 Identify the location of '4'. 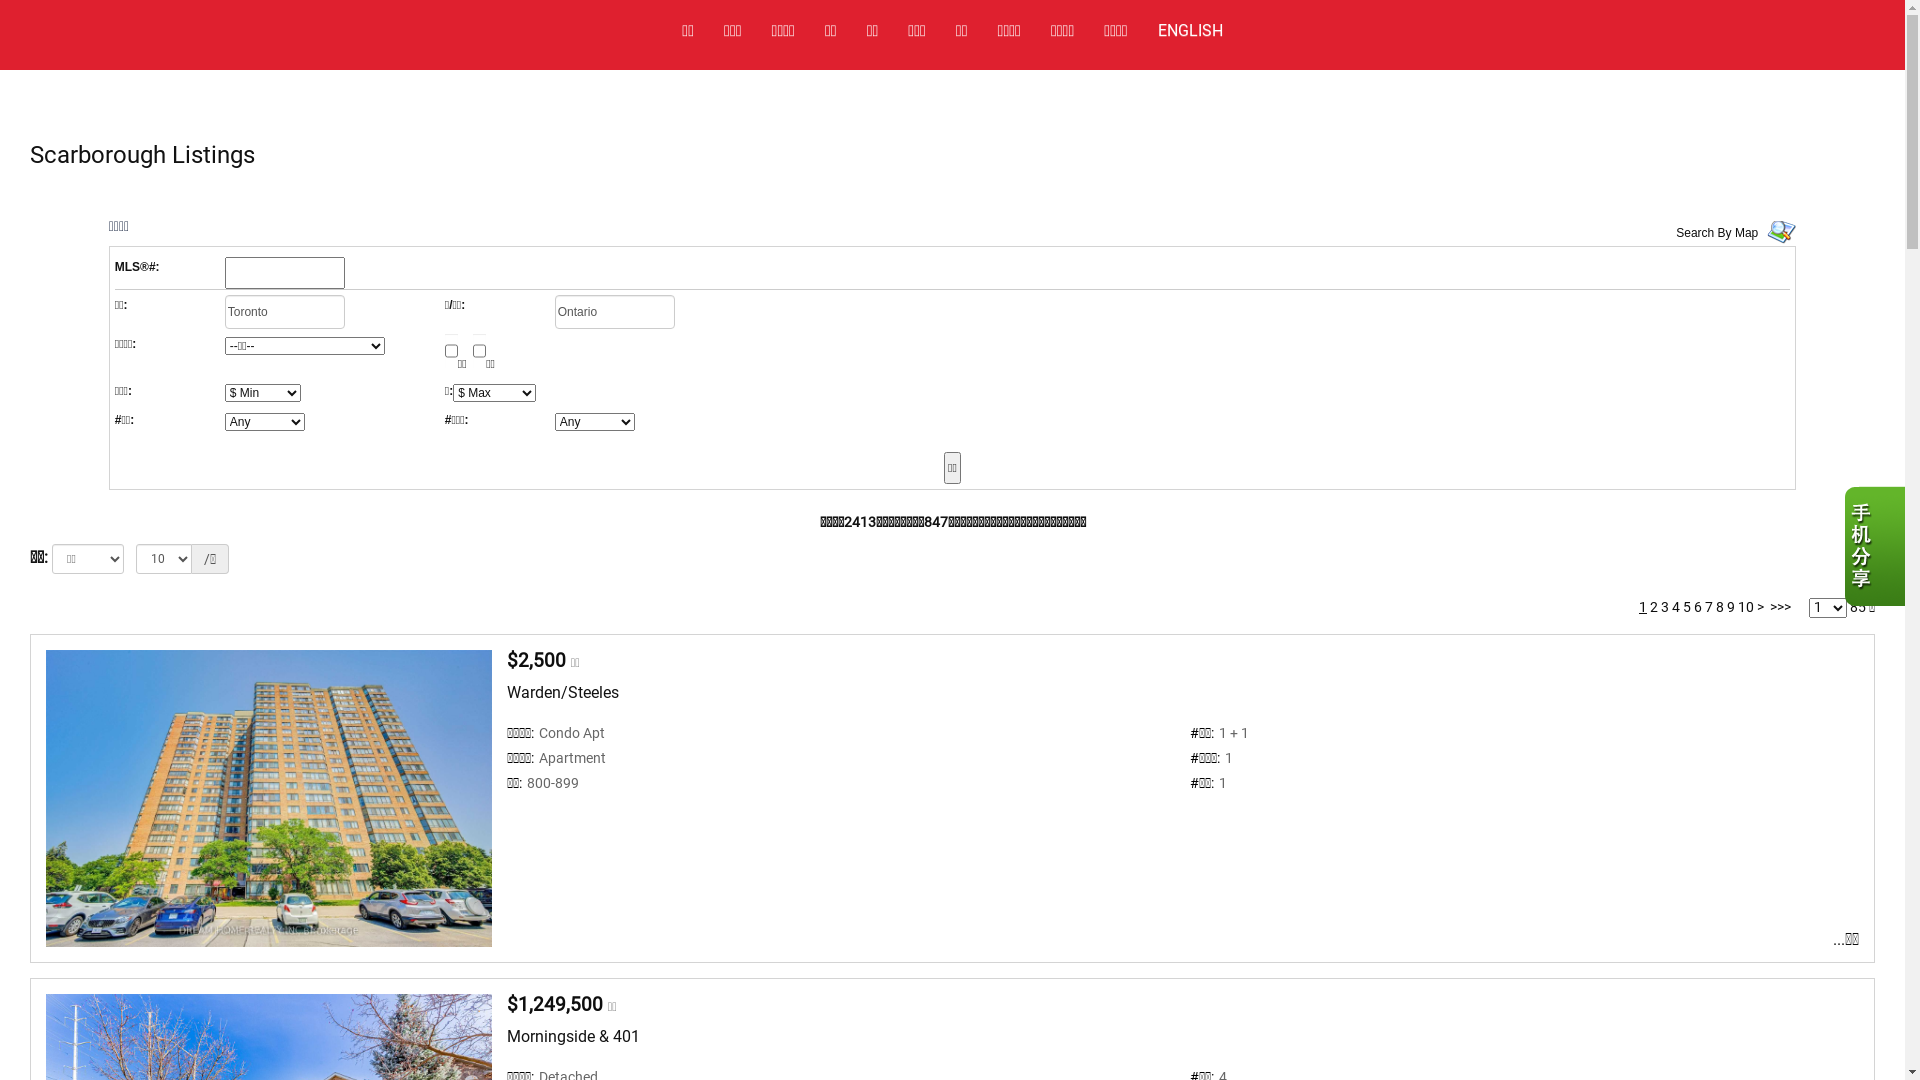
(1675, 605).